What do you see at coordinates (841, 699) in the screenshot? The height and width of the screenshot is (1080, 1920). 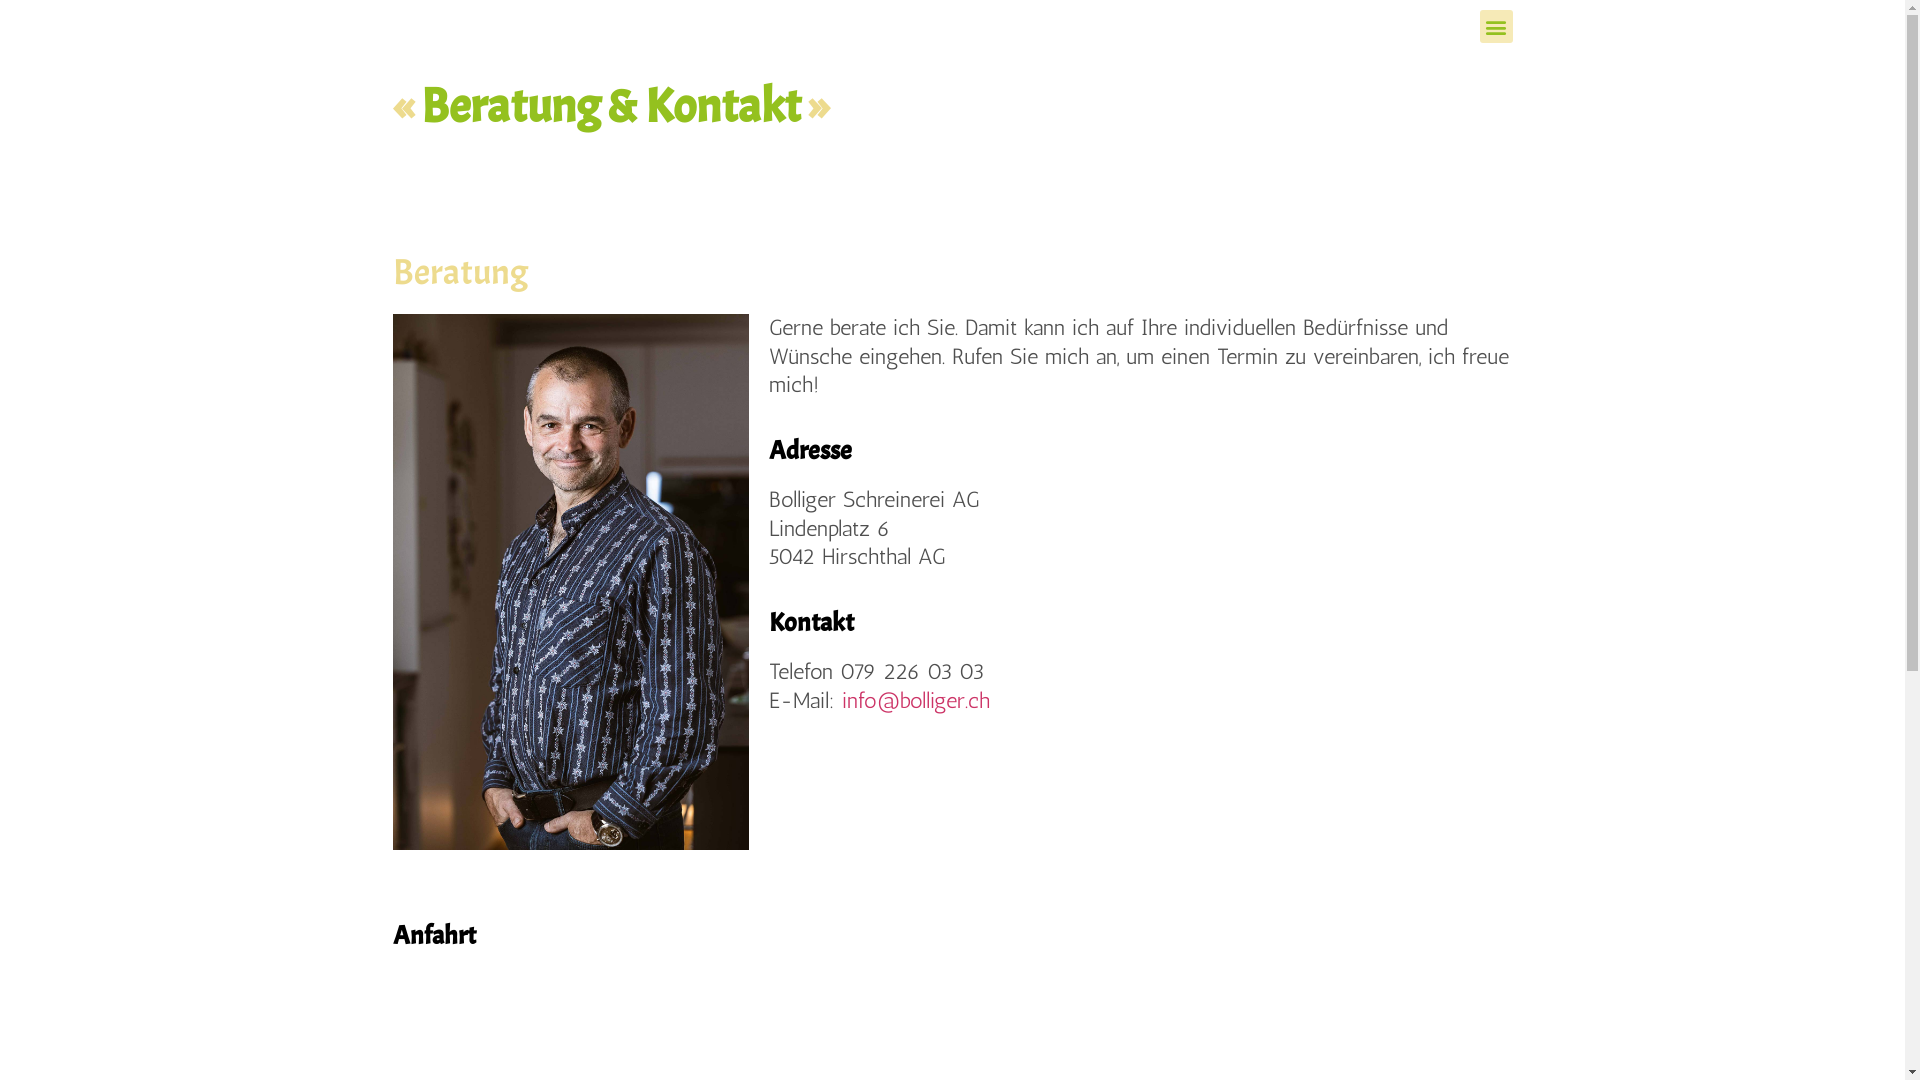 I see `'info@bolliger.ch'` at bounding box center [841, 699].